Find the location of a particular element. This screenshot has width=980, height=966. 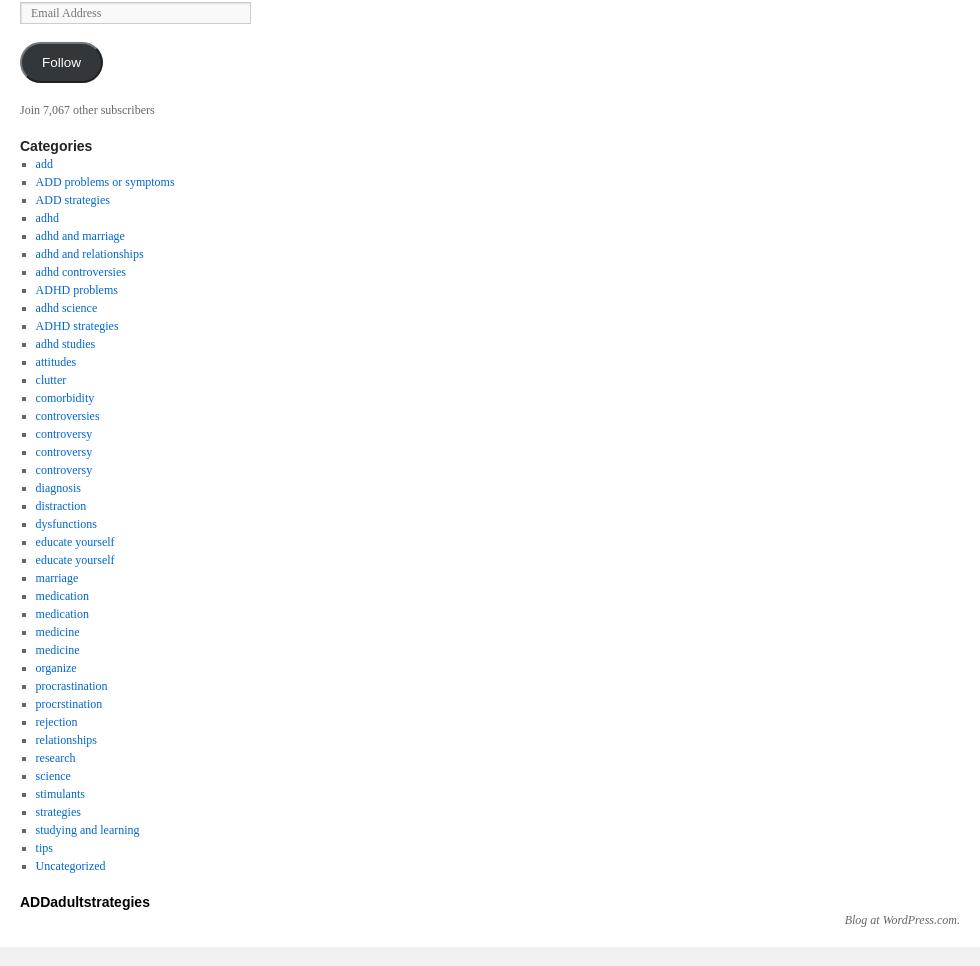

'procrastination' is located at coordinates (34, 684).